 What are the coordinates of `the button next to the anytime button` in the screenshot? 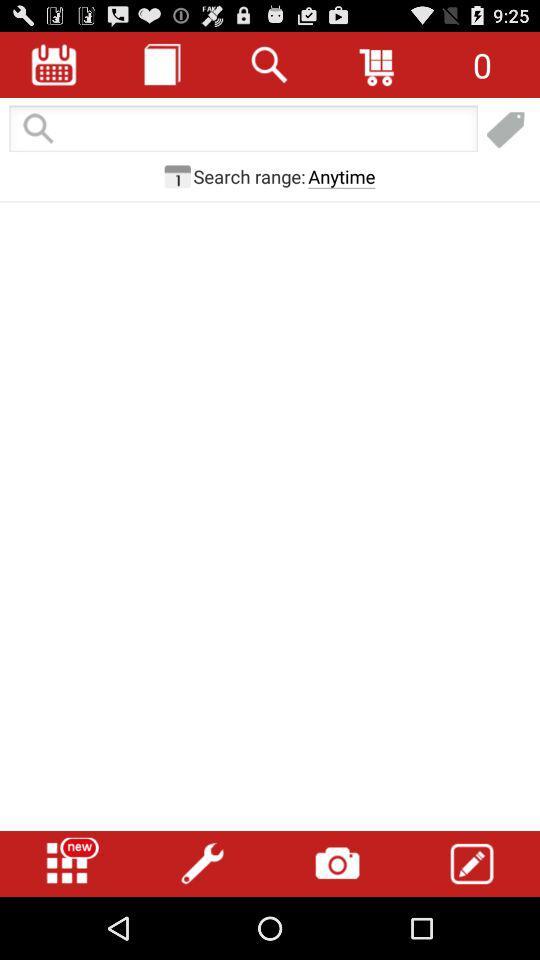 It's located at (249, 175).